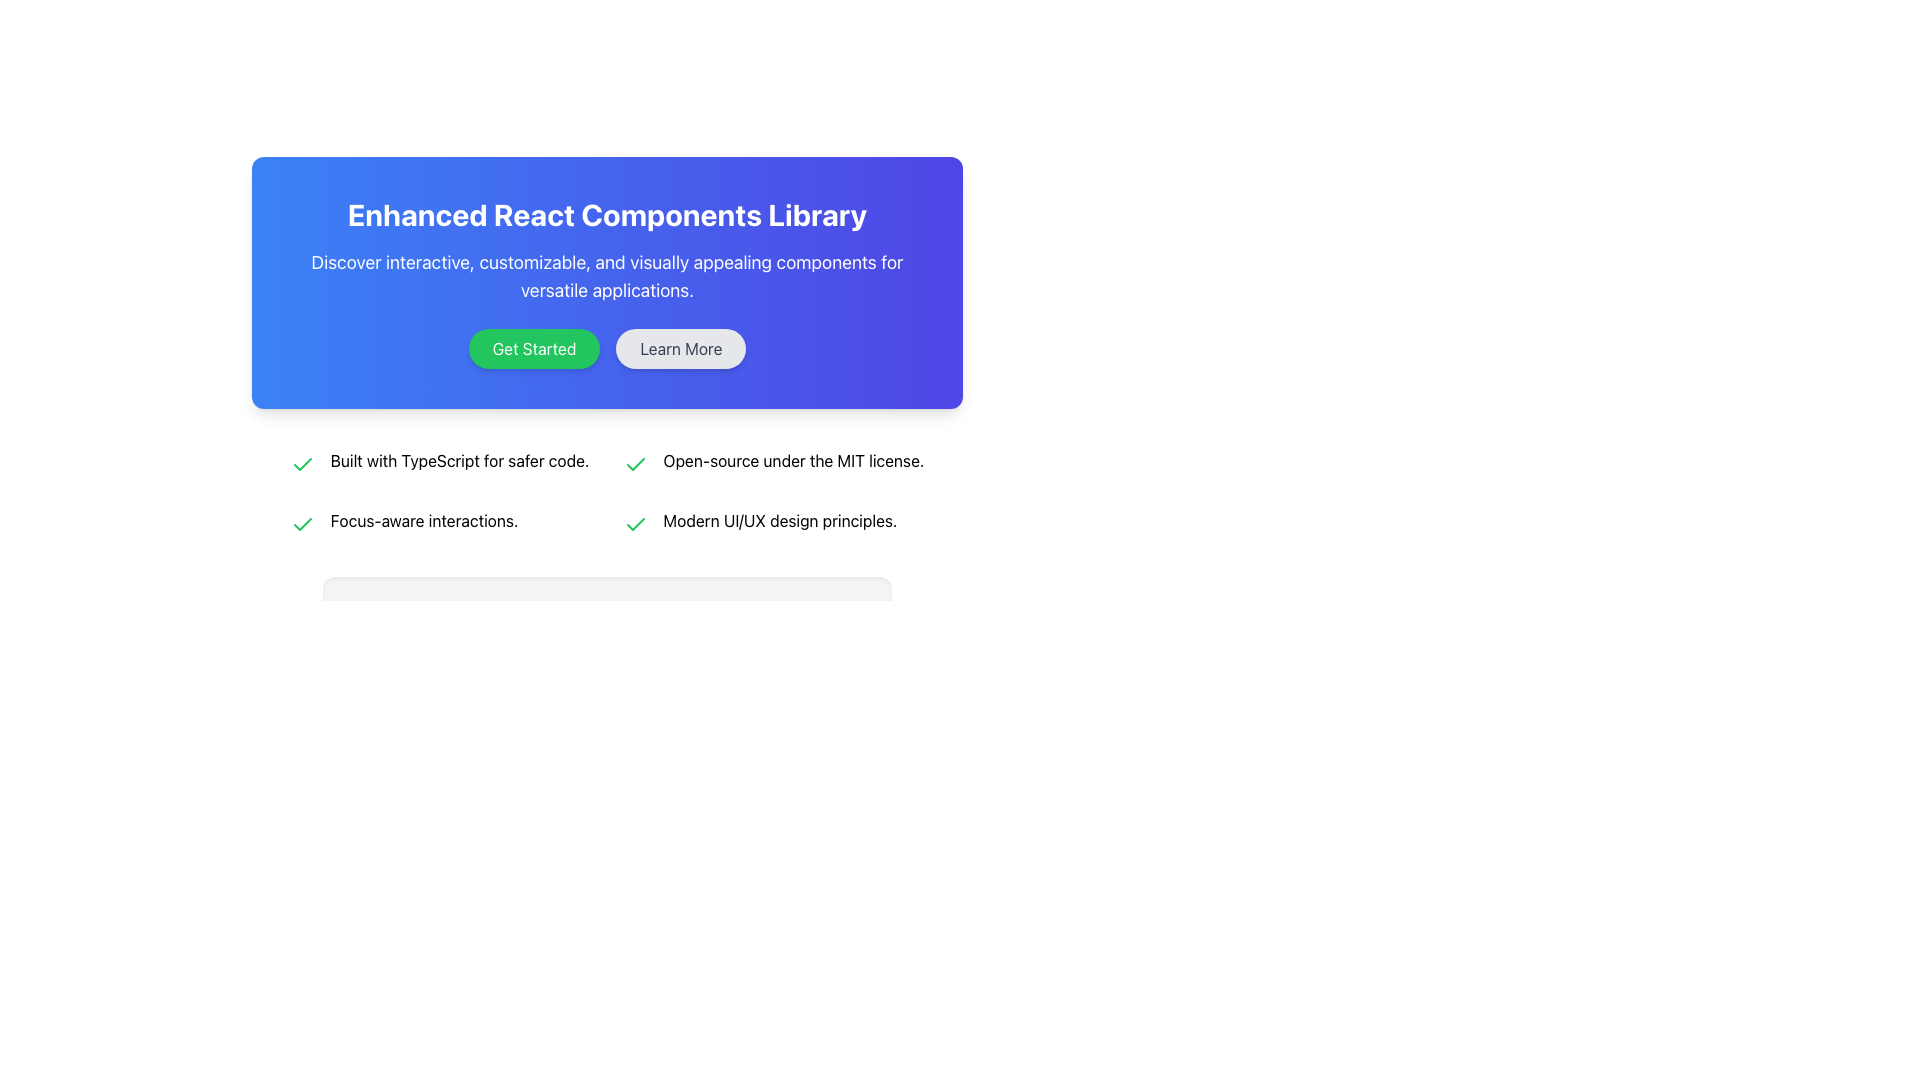  I want to click on licensing information text label indicating open-source content under the MIT license, which is the second element in the top row of a group containing checkmarks and texts, positioned in the upper-right area, so click(792, 461).